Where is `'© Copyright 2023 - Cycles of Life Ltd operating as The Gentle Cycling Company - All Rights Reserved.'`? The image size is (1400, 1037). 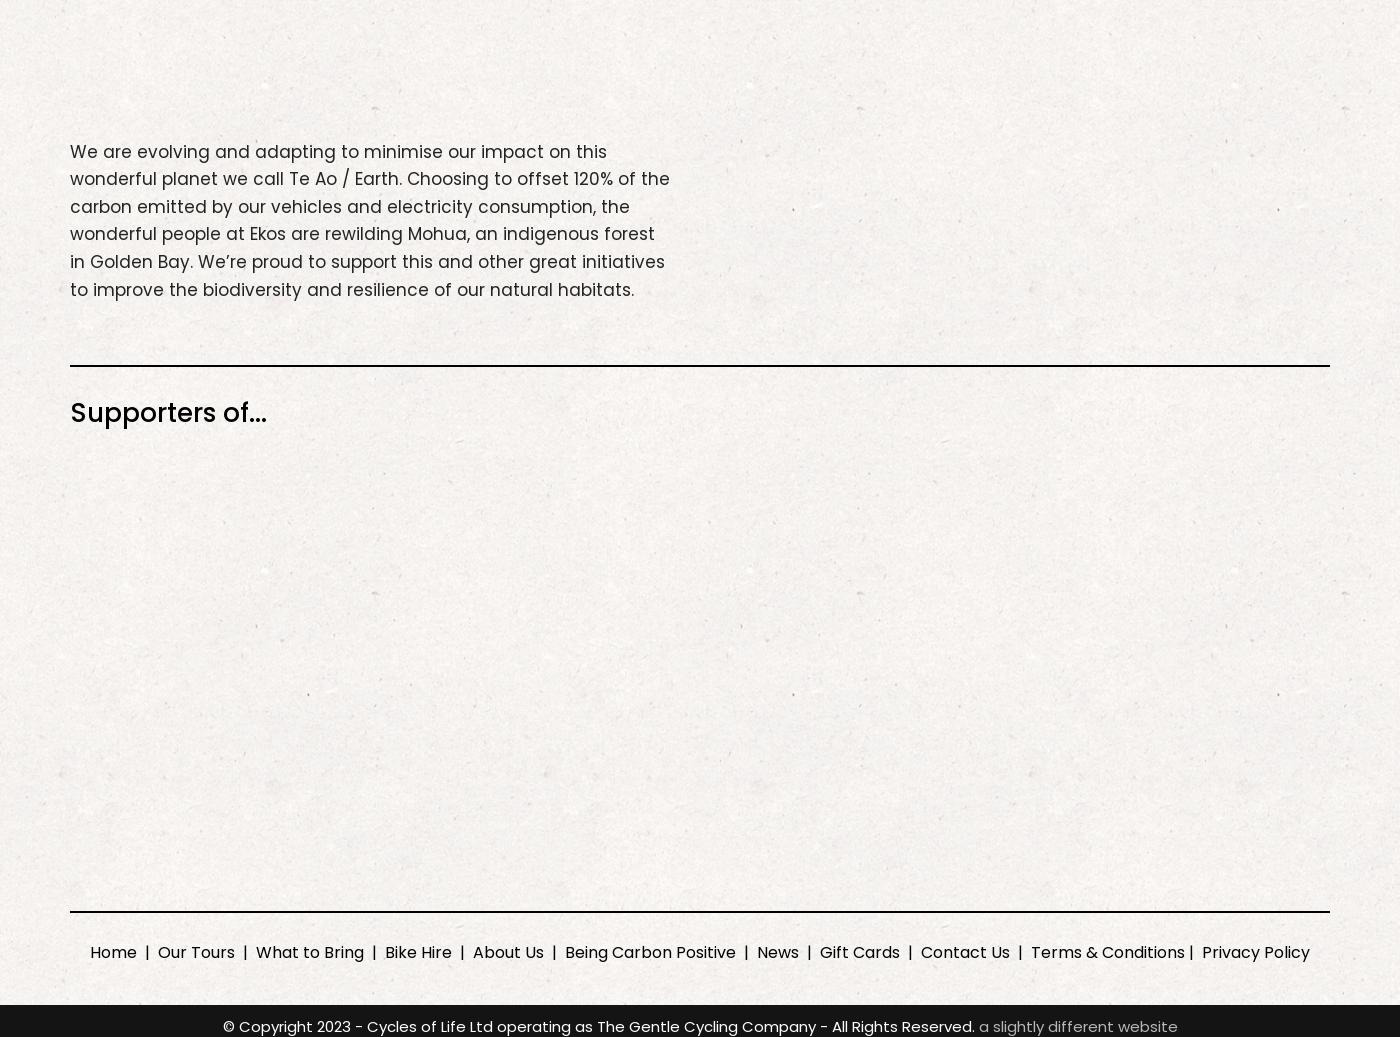 '© Copyright 2023 - Cycles of Life Ltd operating as The Gentle Cycling Company - All Rights Reserved.' is located at coordinates (600, 1025).